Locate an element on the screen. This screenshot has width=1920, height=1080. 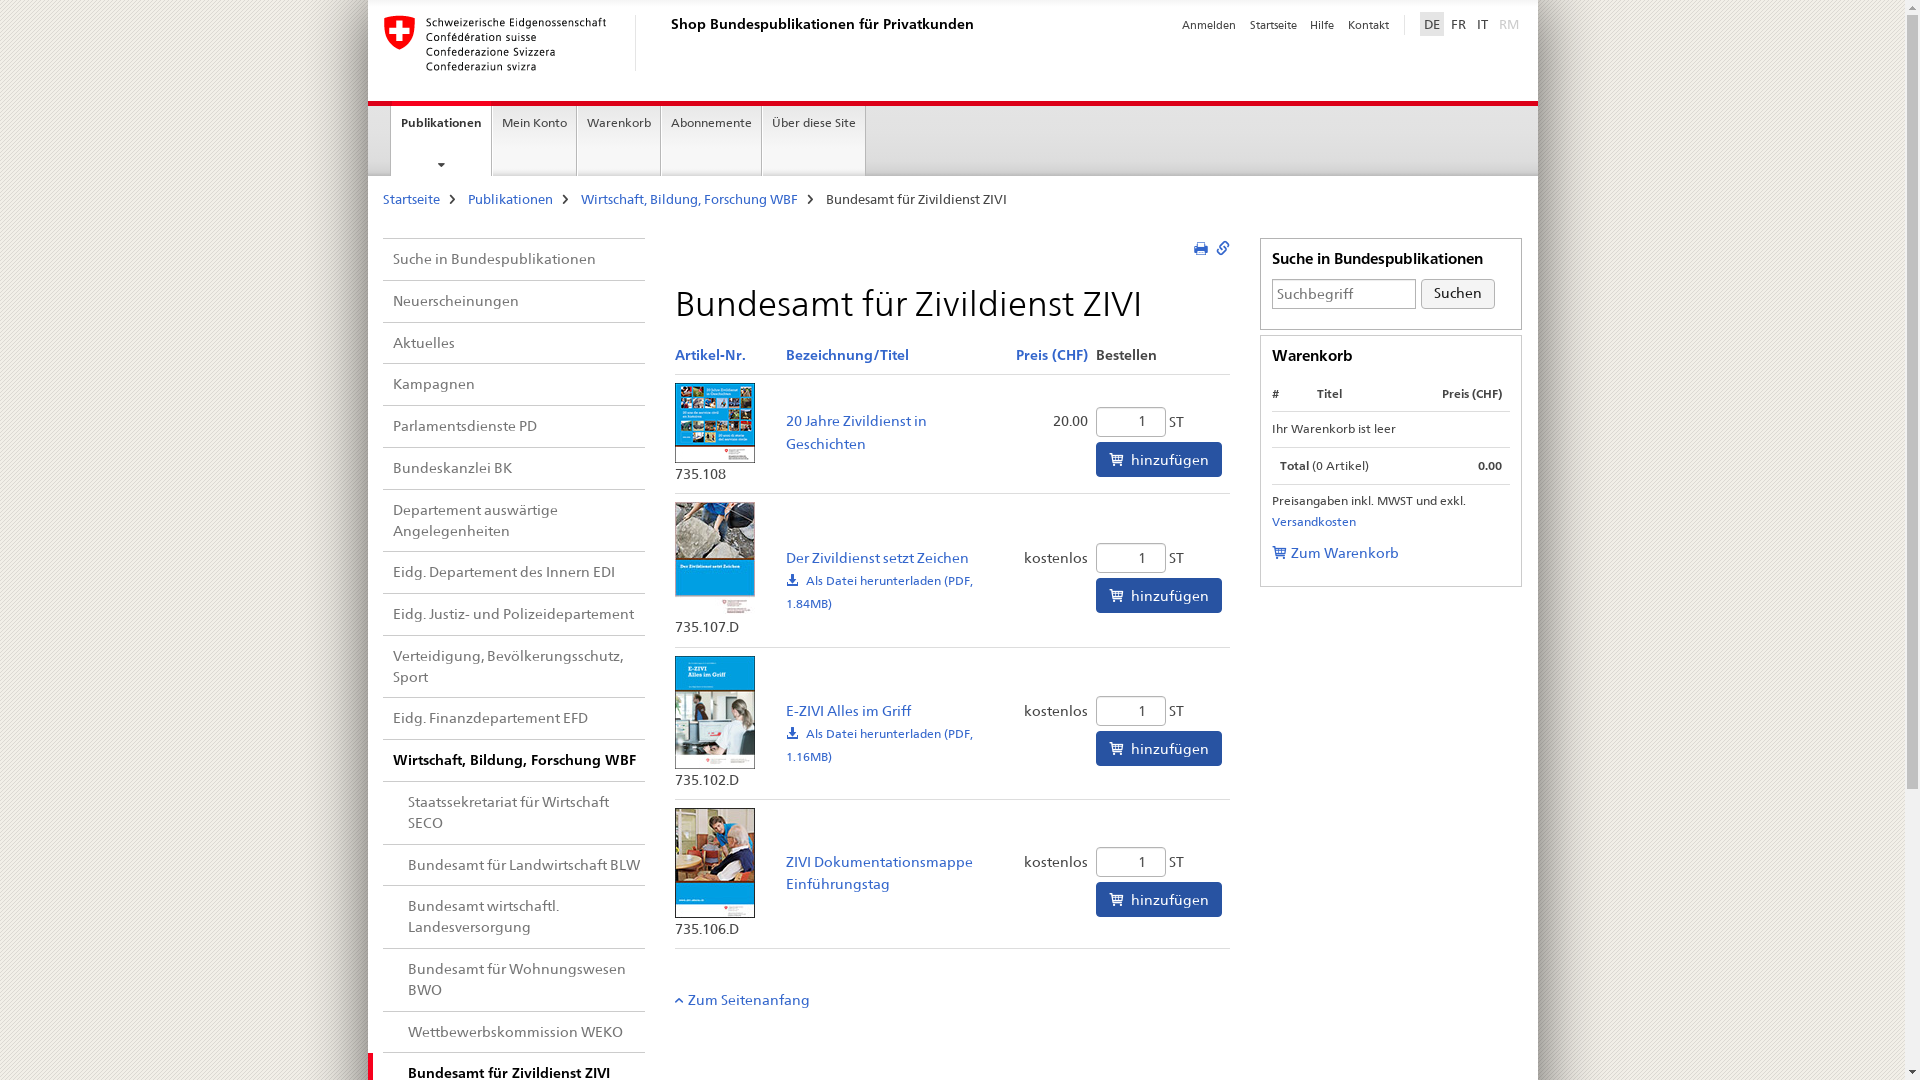
'Produktbild: Der Zivildienst setzt Zeichen' is located at coordinates (715, 559).